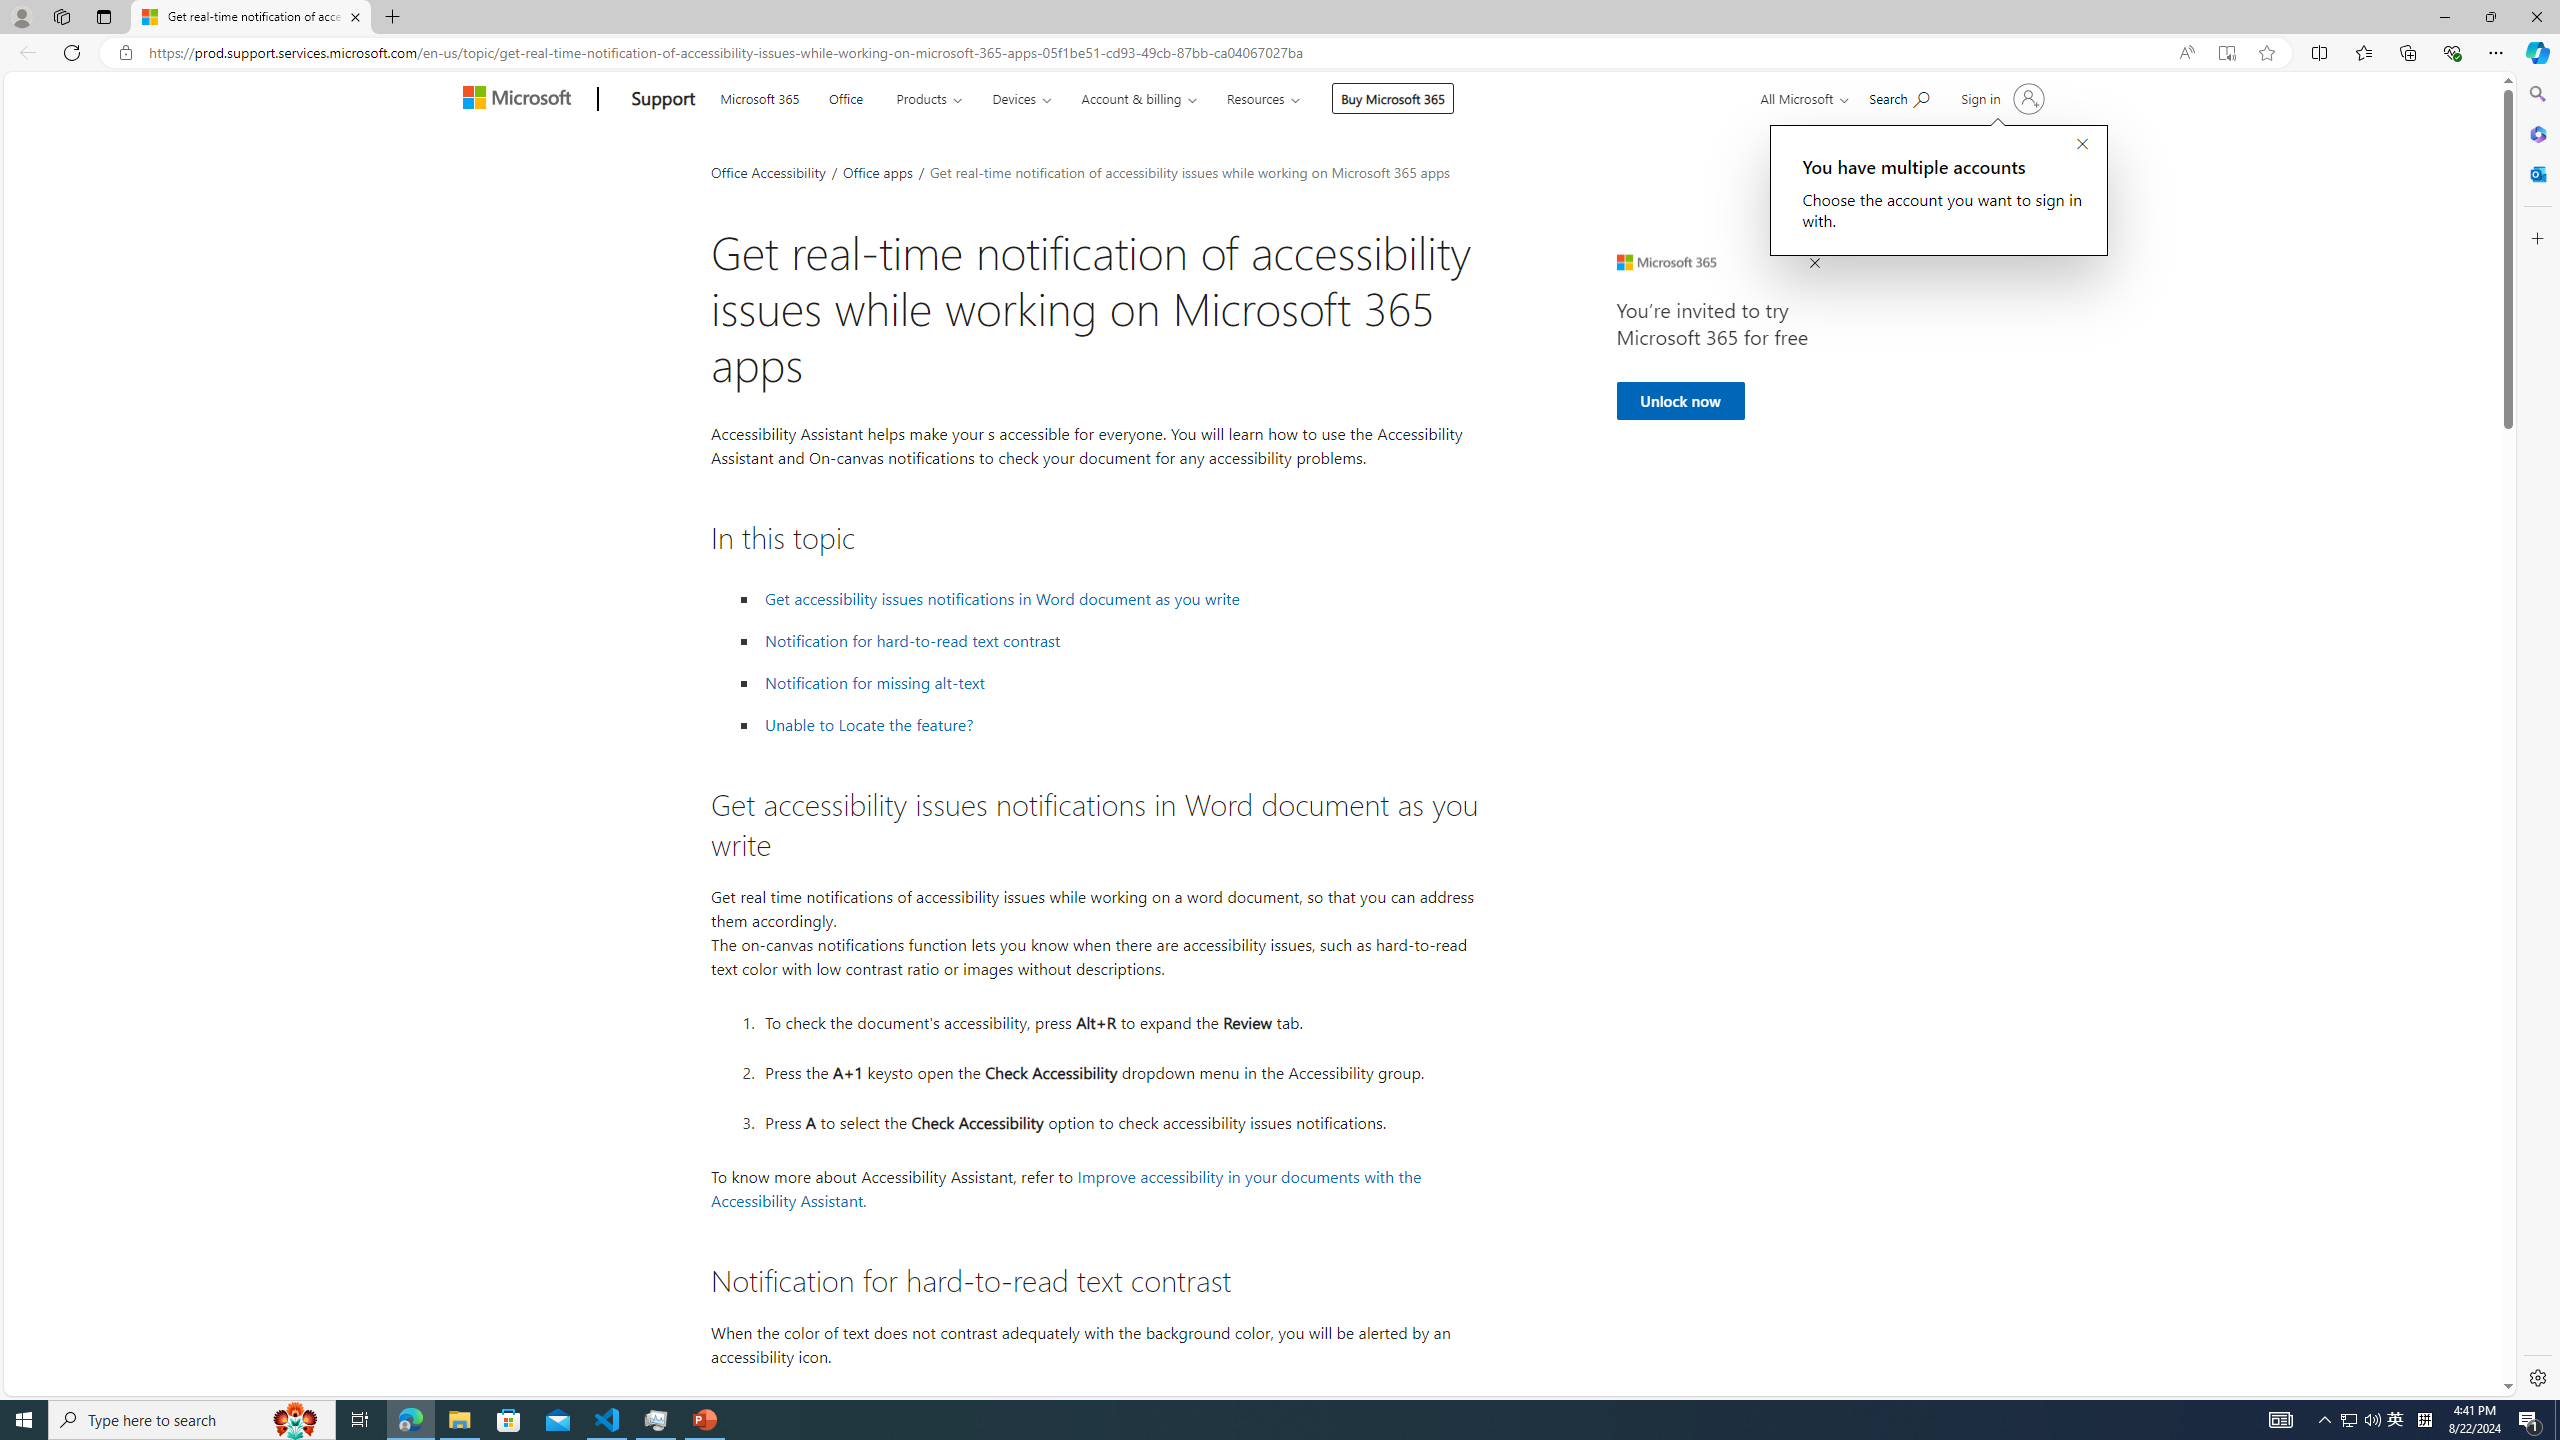 The height and width of the screenshot is (1440, 2560). What do you see at coordinates (2226, 53) in the screenshot?
I see `'Enter Immersive Reader (F9)'` at bounding box center [2226, 53].